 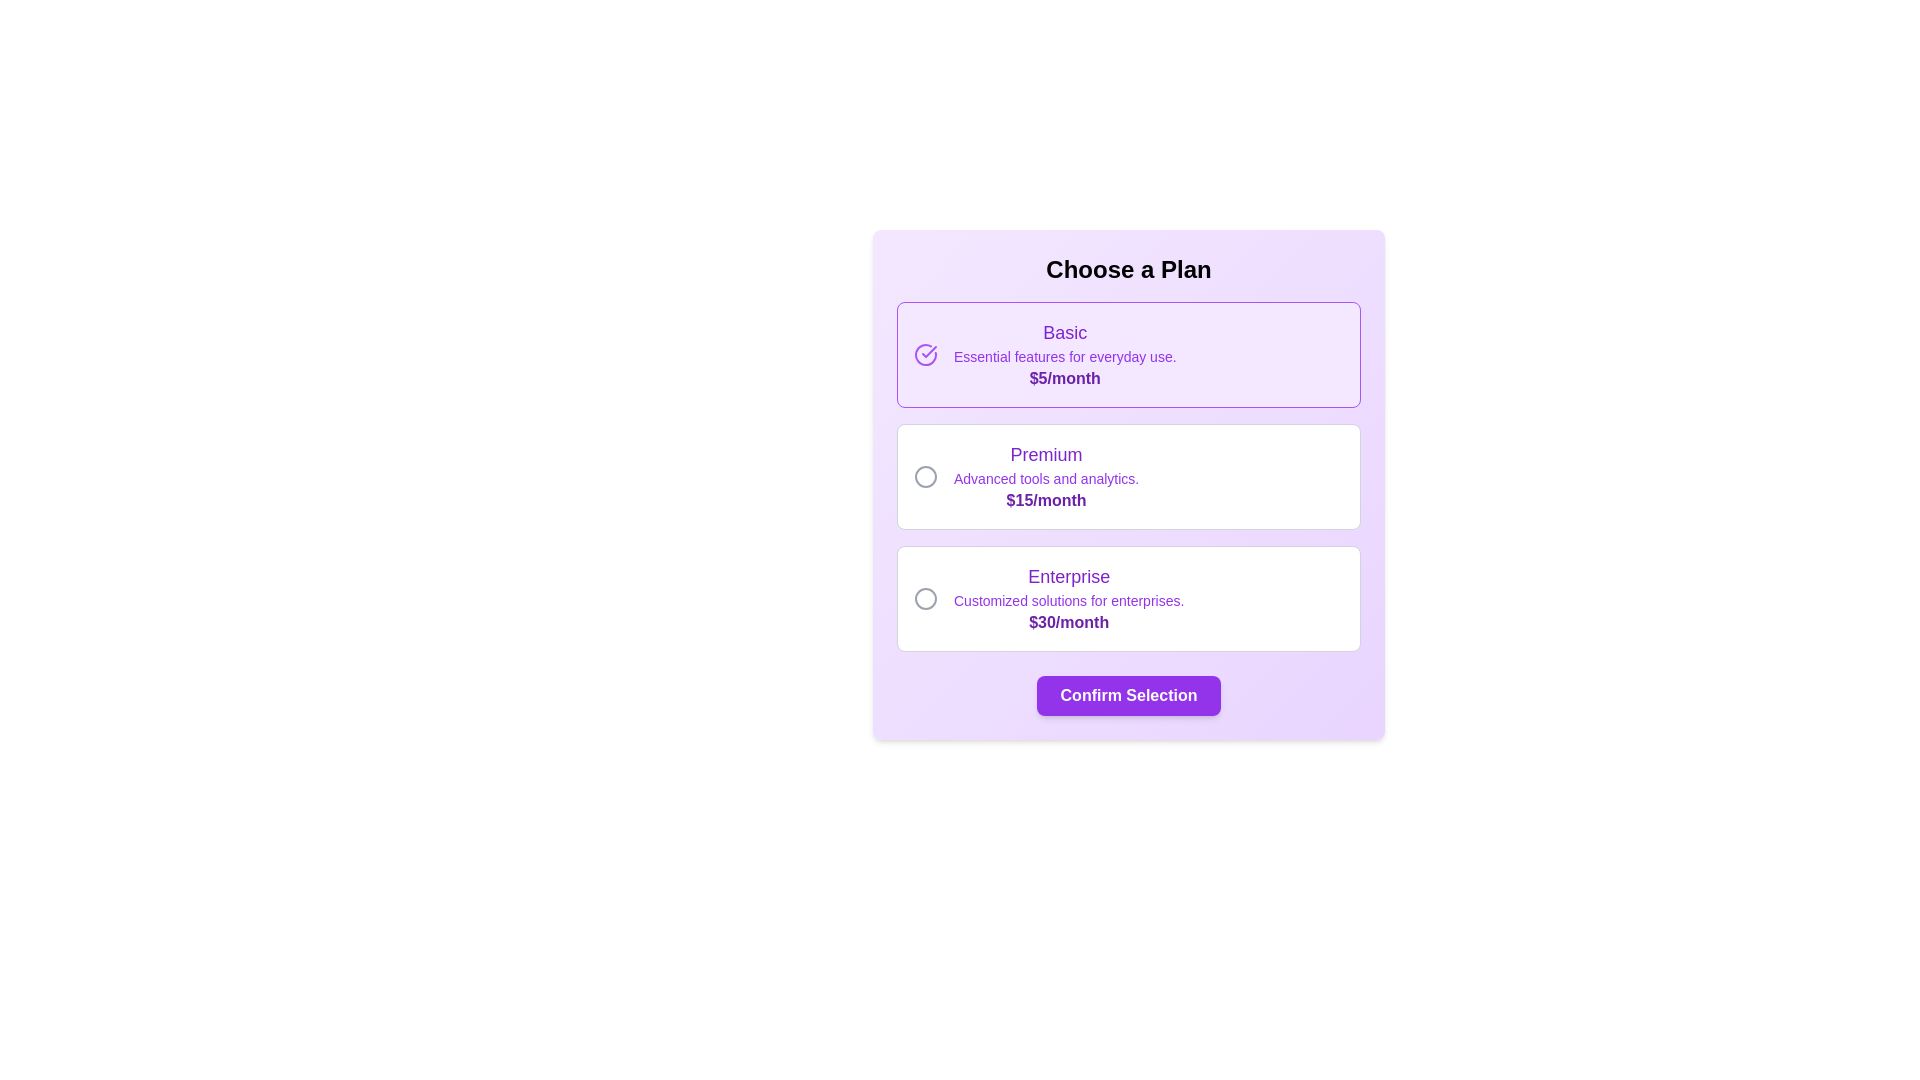 I want to click on the text displaying '$30/month' in bold purple font, which is positioned at the bottom of the 'Enterprise' option card, below the description 'Customized solutions for enterprises.', so click(x=1068, y=622).